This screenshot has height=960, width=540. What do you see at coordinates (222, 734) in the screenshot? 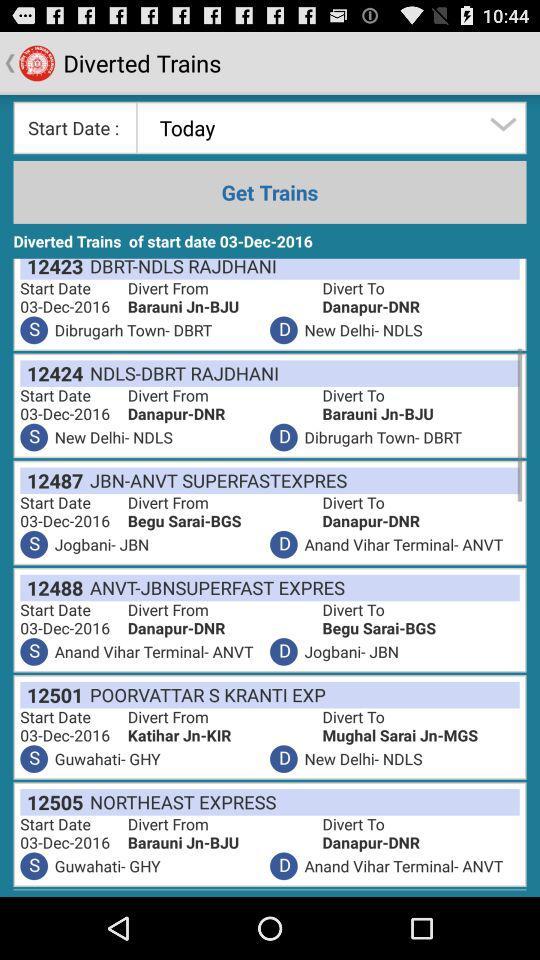
I see `the app to the right of start date item` at bounding box center [222, 734].